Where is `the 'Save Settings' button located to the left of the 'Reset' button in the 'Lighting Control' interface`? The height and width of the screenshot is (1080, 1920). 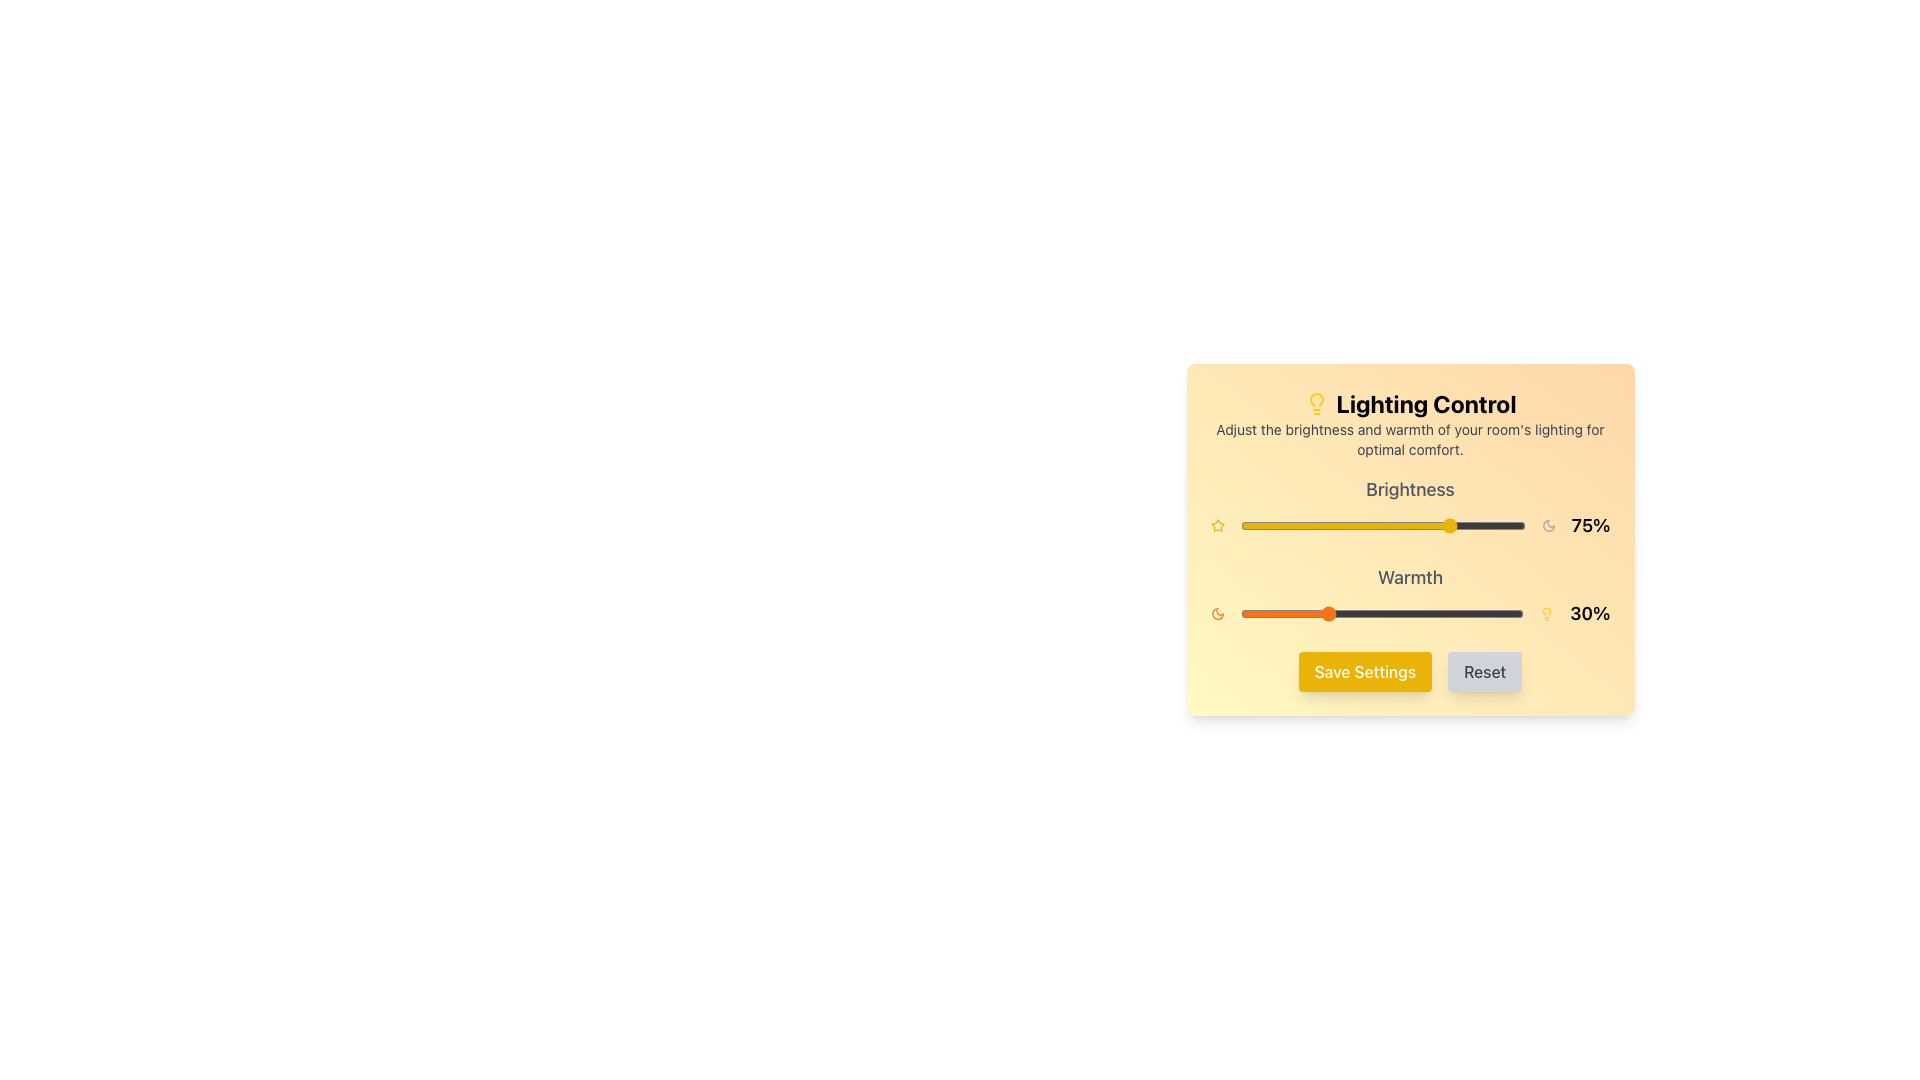
the 'Save Settings' button located to the left of the 'Reset' button in the 'Lighting Control' interface is located at coordinates (1409, 671).